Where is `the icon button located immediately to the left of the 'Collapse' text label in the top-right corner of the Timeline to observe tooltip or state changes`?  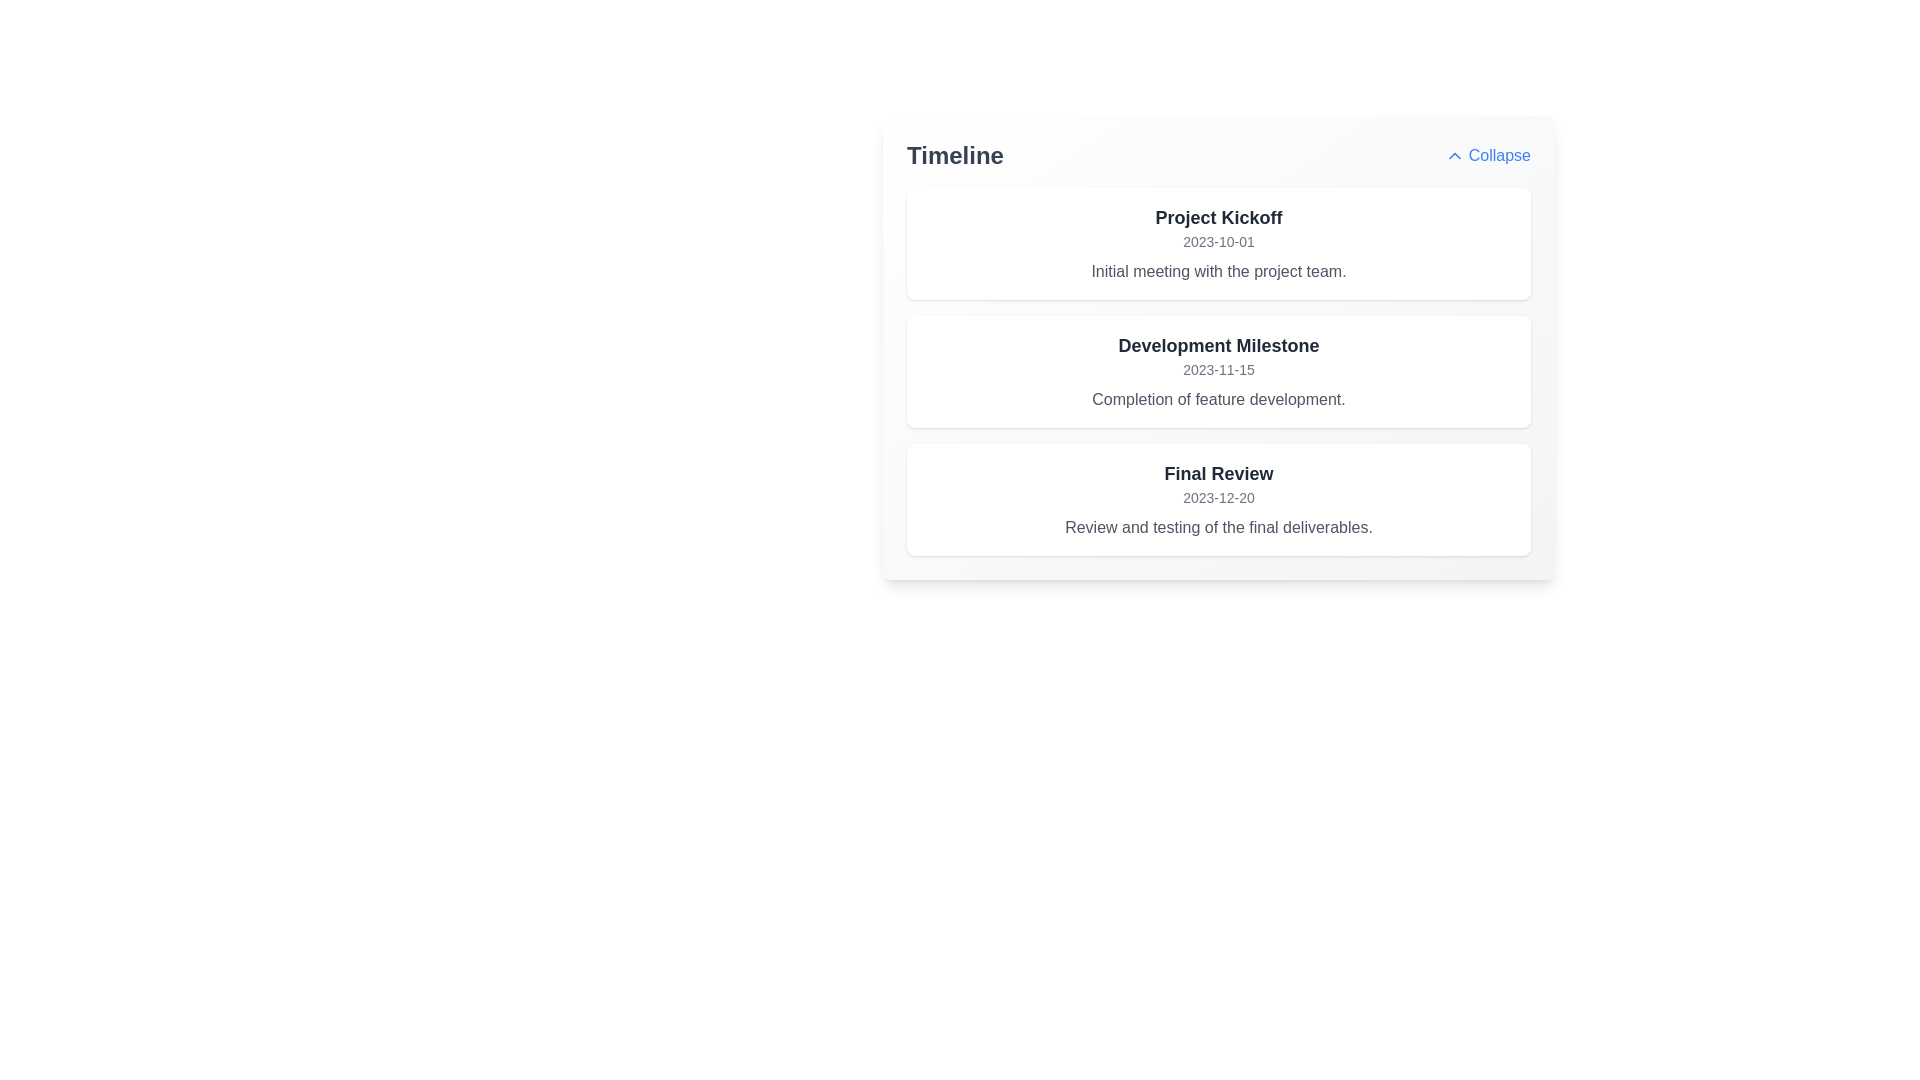
the icon button located immediately to the left of the 'Collapse' text label in the top-right corner of the Timeline to observe tooltip or state changes is located at coordinates (1454, 154).